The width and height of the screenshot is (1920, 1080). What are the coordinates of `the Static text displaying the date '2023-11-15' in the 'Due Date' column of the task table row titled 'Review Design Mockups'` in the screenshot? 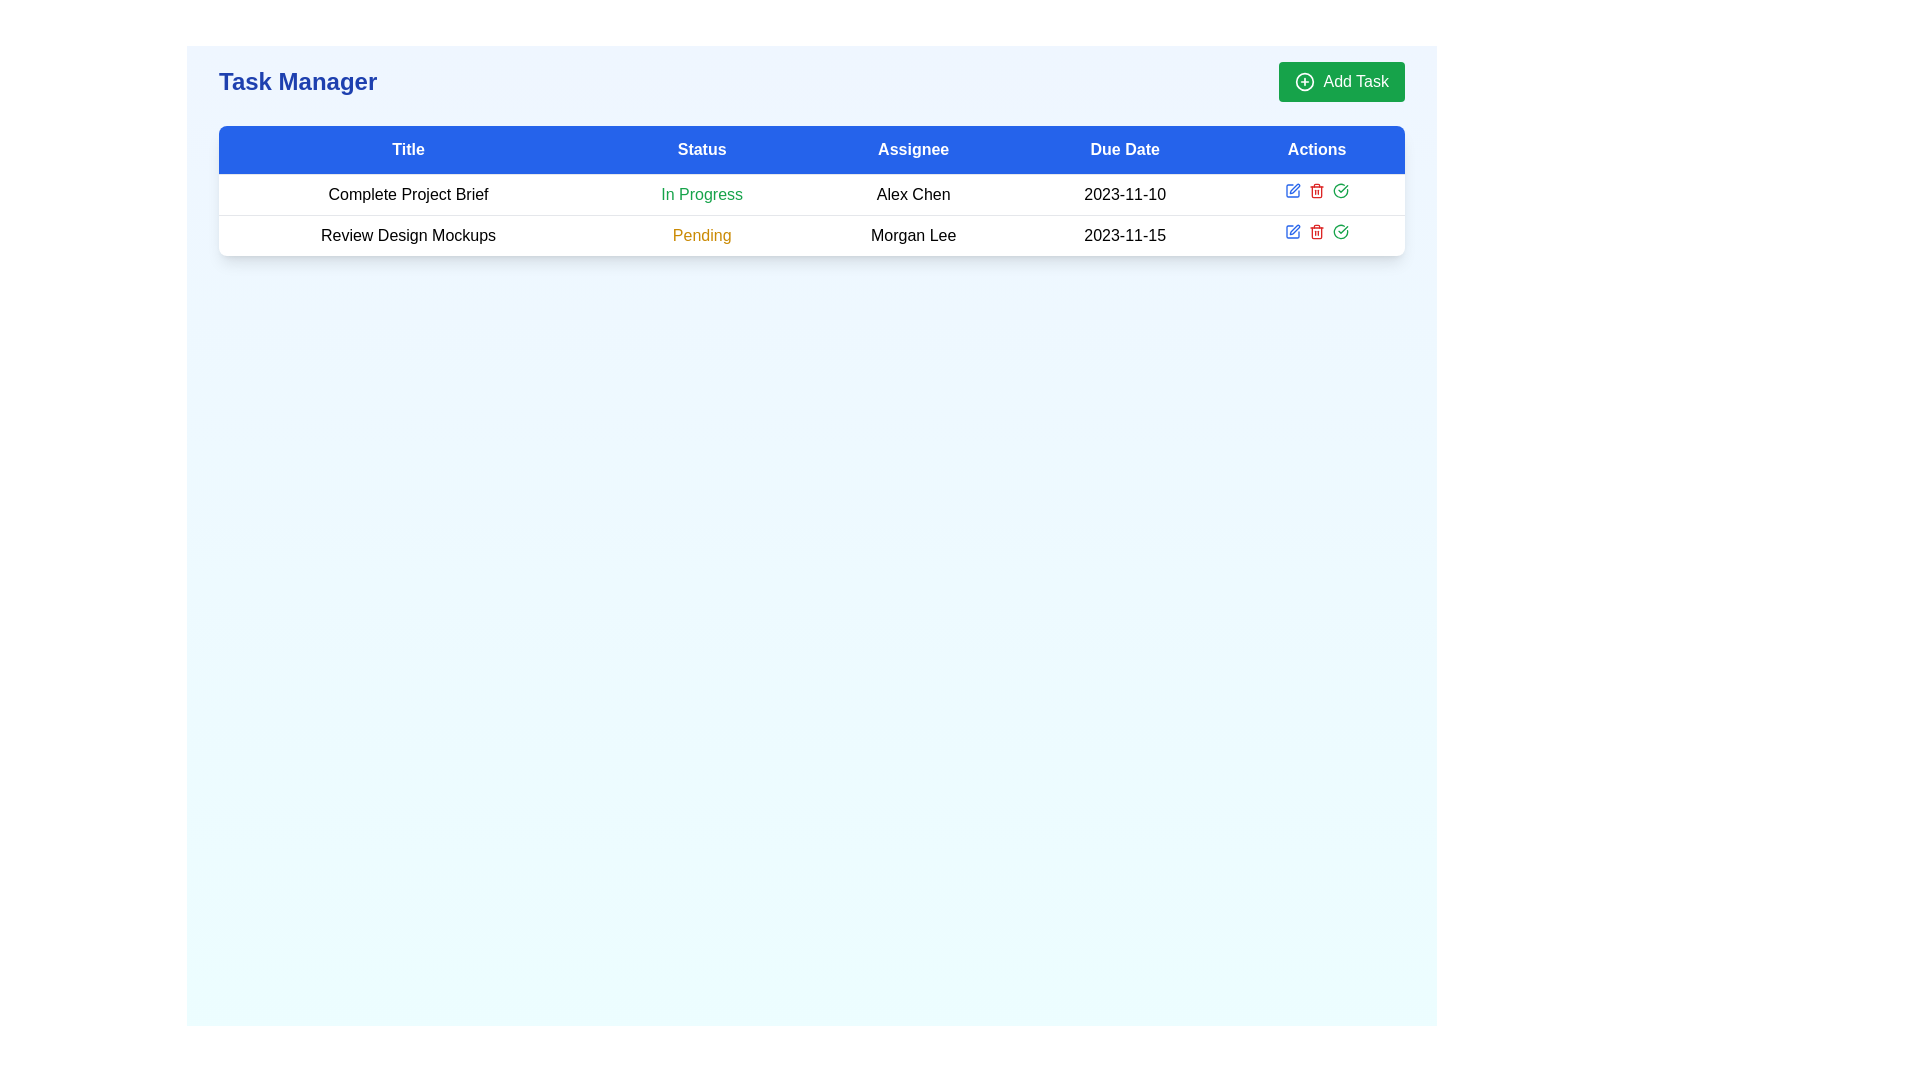 It's located at (1125, 234).